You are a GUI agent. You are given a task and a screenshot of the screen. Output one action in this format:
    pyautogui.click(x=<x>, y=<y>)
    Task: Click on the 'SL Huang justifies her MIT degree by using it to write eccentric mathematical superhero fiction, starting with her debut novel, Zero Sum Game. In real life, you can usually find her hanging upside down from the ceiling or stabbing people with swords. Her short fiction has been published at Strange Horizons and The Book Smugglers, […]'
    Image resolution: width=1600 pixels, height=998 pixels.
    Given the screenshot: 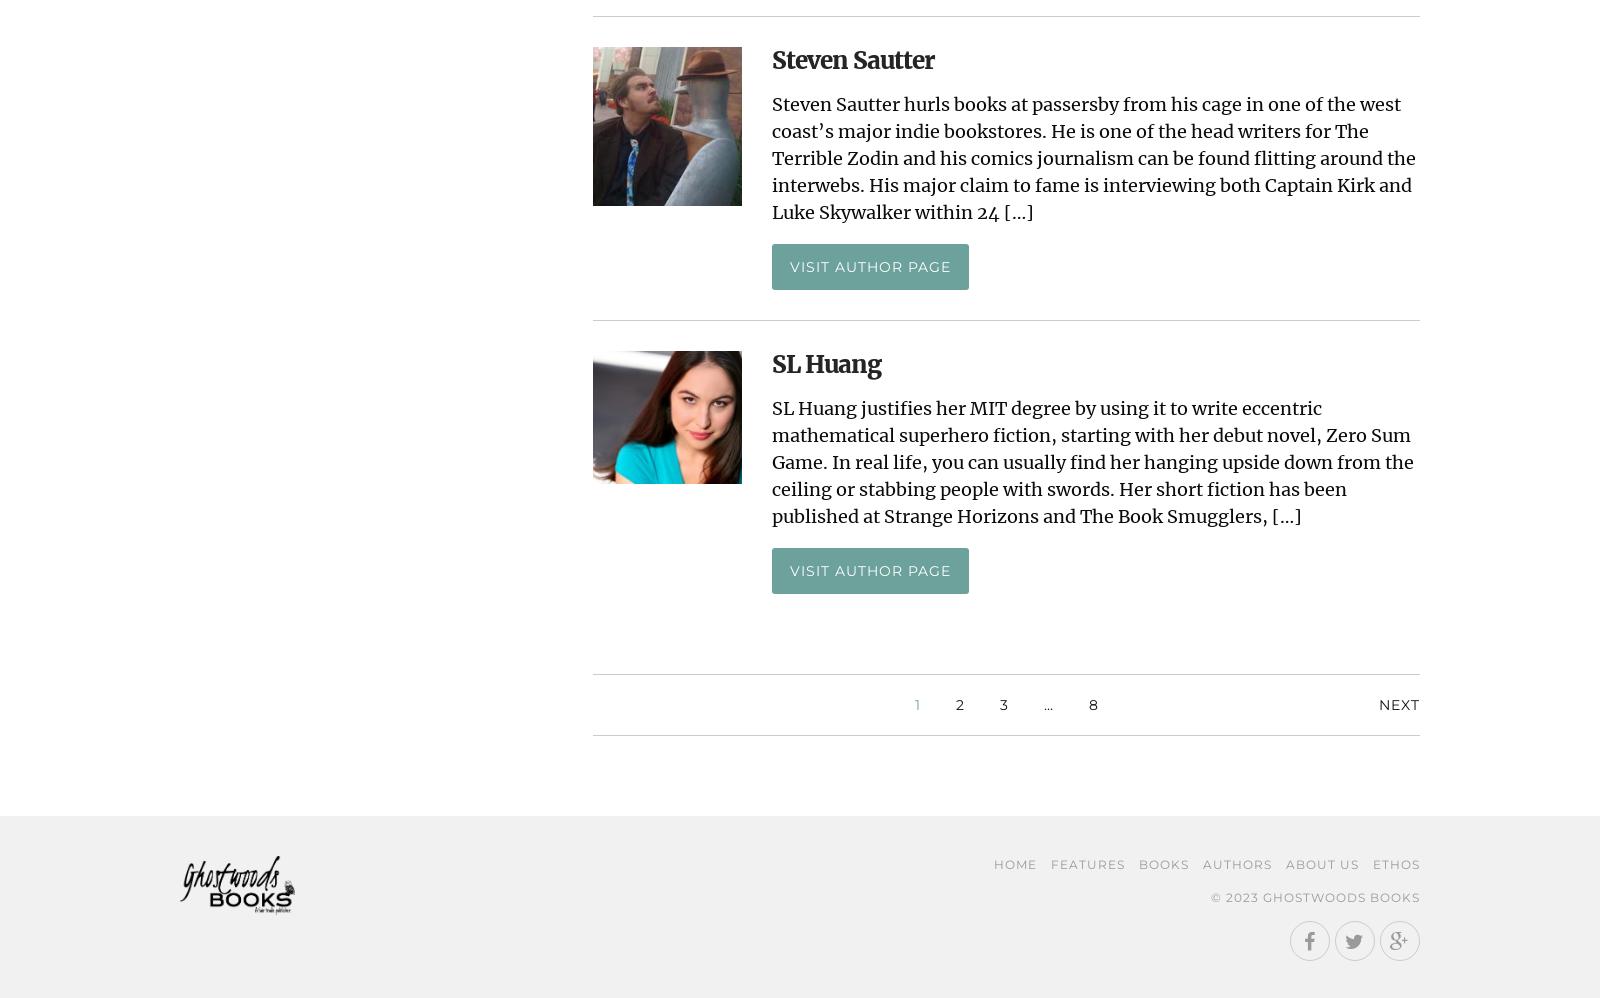 What is the action you would take?
    pyautogui.click(x=1092, y=460)
    